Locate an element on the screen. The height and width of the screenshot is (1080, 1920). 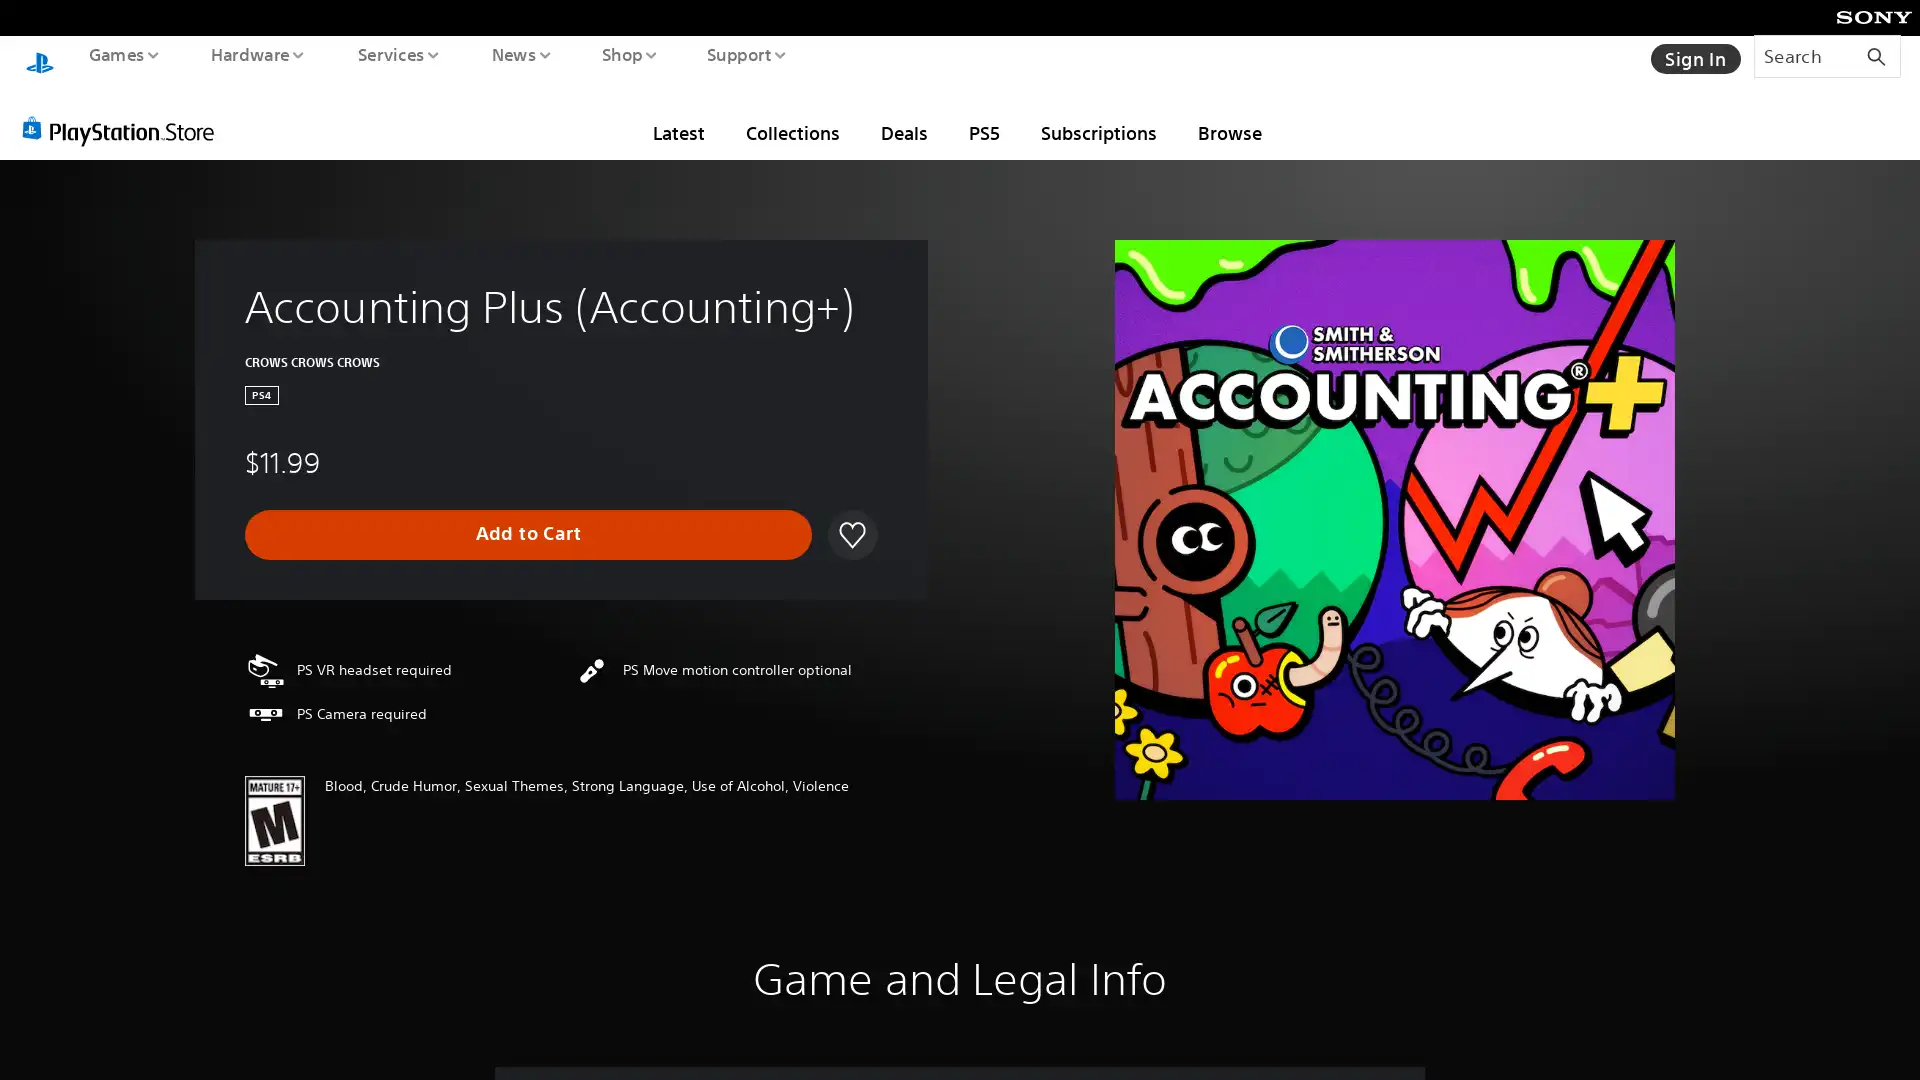
Sign In is located at coordinates (1693, 55).